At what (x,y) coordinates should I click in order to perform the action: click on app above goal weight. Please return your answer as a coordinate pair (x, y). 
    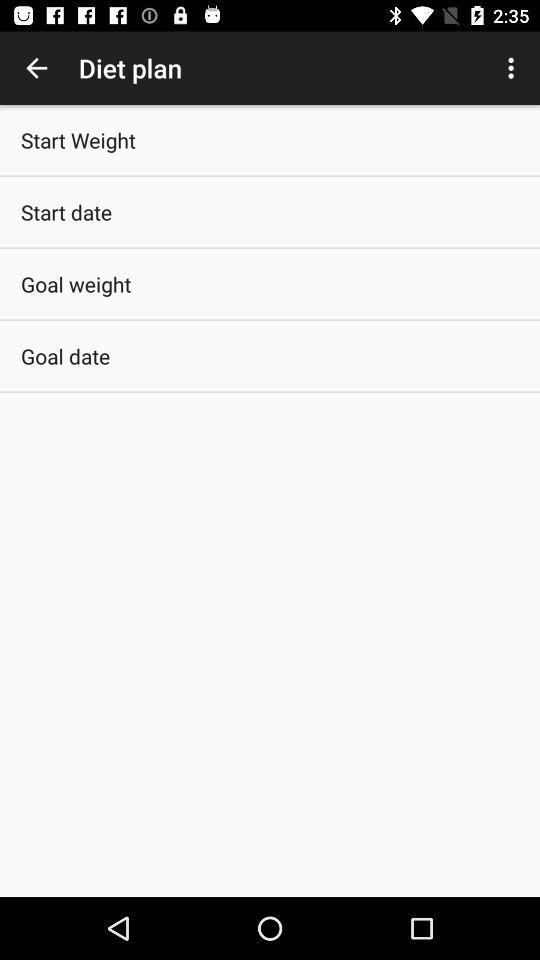
    Looking at the image, I should click on (66, 212).